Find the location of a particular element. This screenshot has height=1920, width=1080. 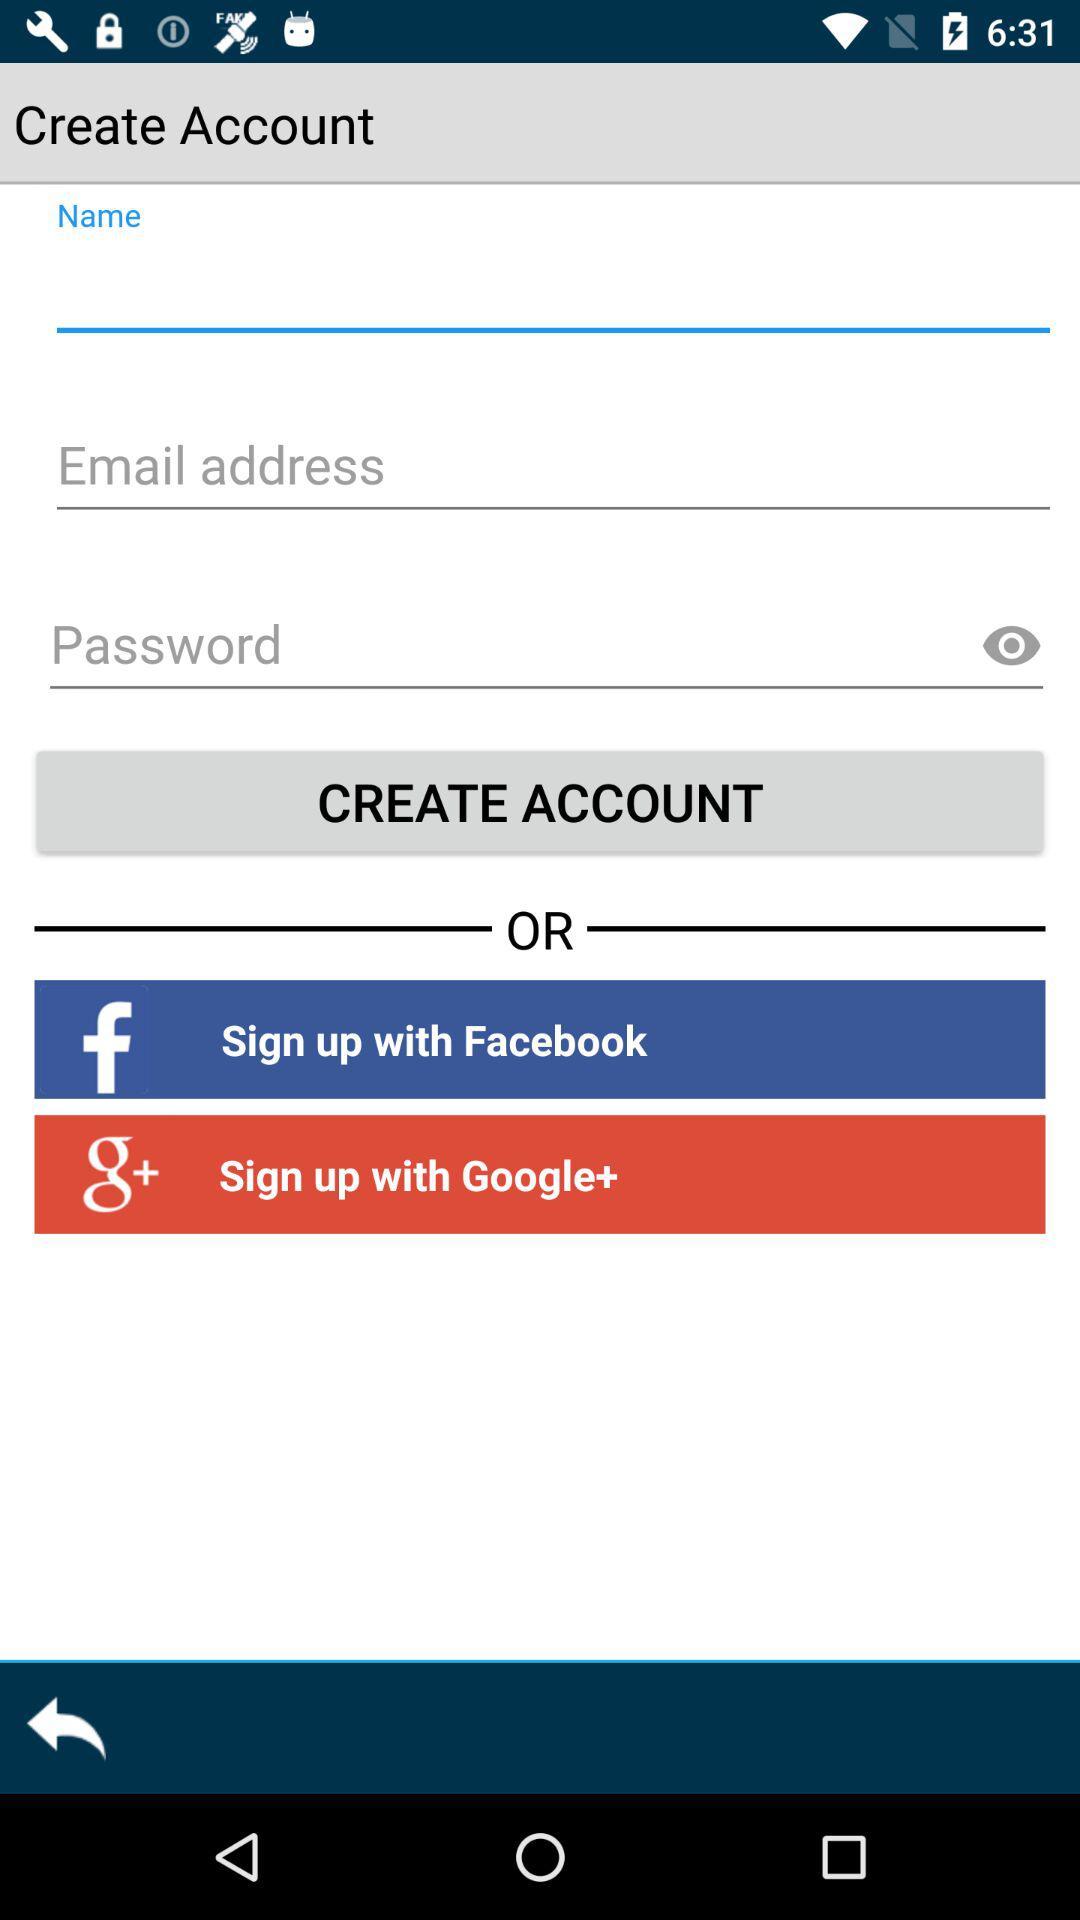

email adress is located at coordinates (550, 467).